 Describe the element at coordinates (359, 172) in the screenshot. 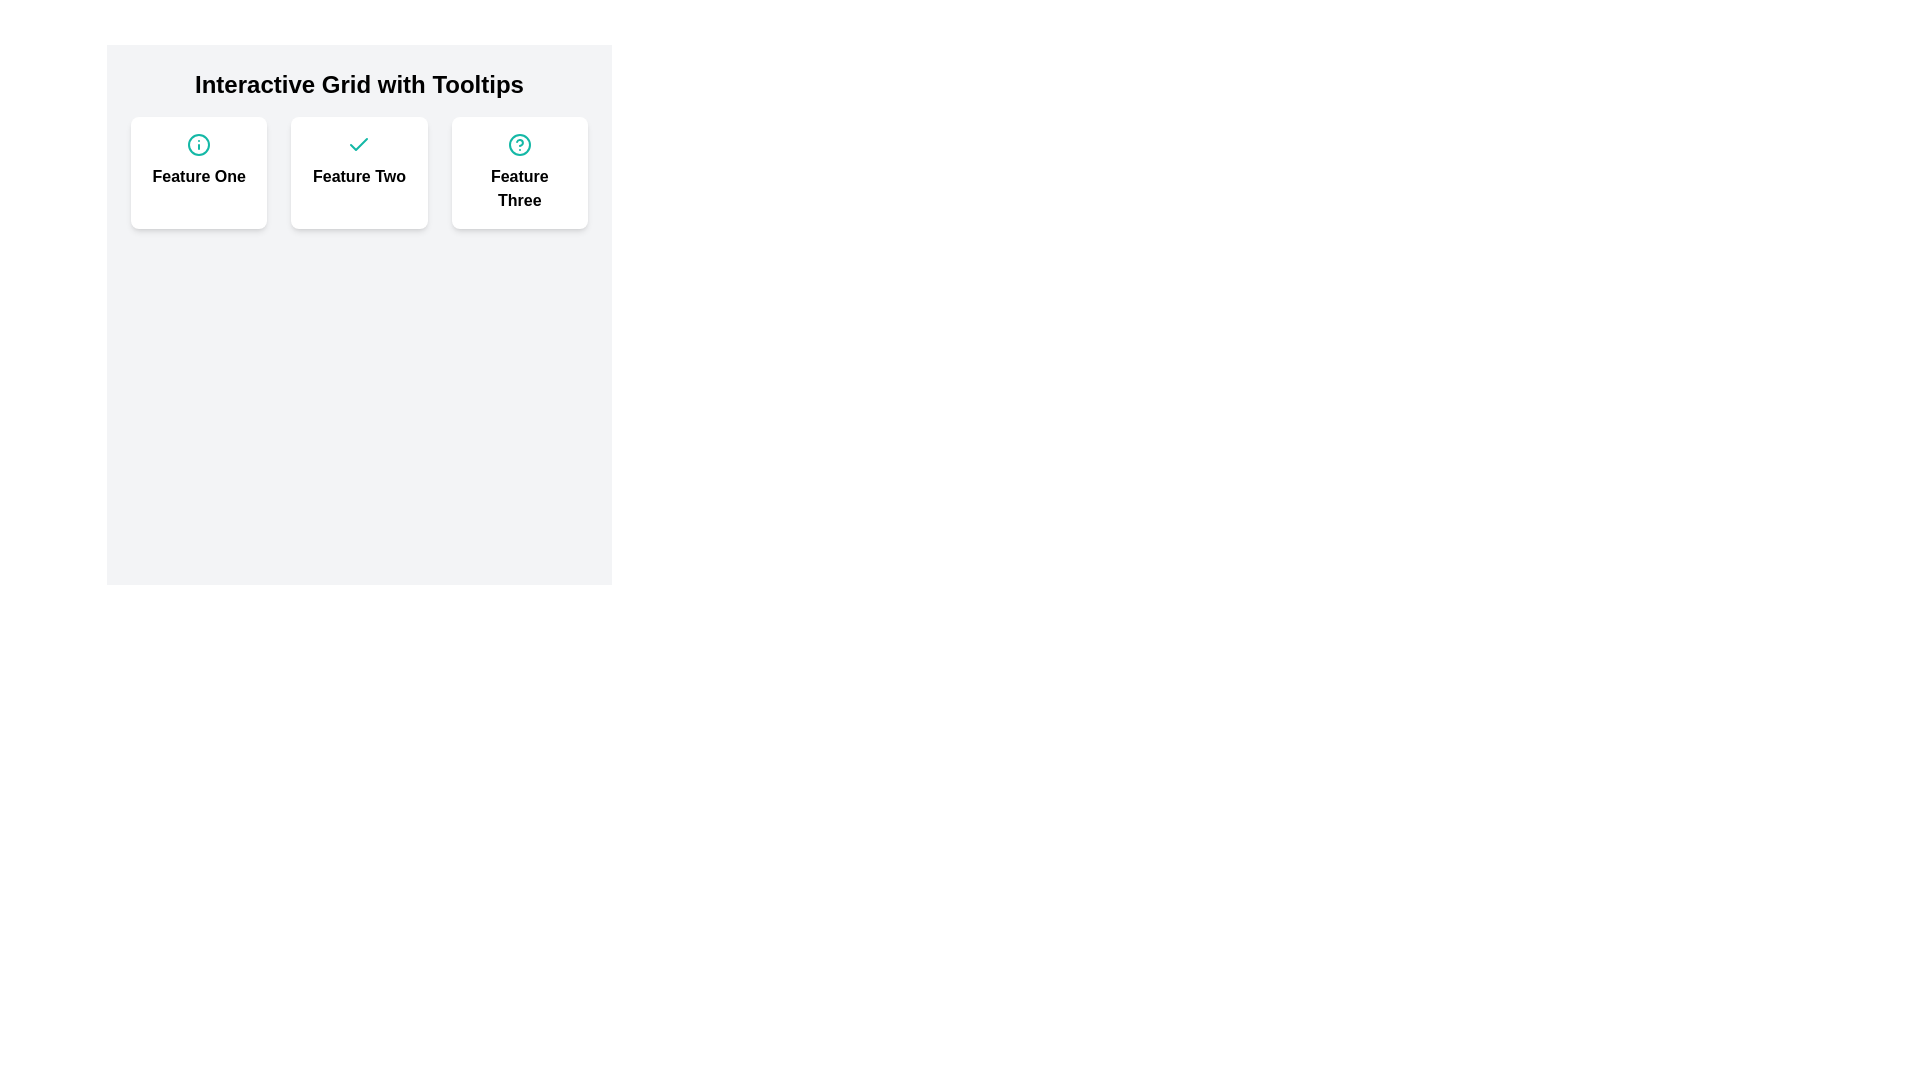

I see `the card component that is white with a shadow effect, featuring a teal checkmark icon and the bold text 'Feature Two', which is the second card in a three-column layout` at that location.